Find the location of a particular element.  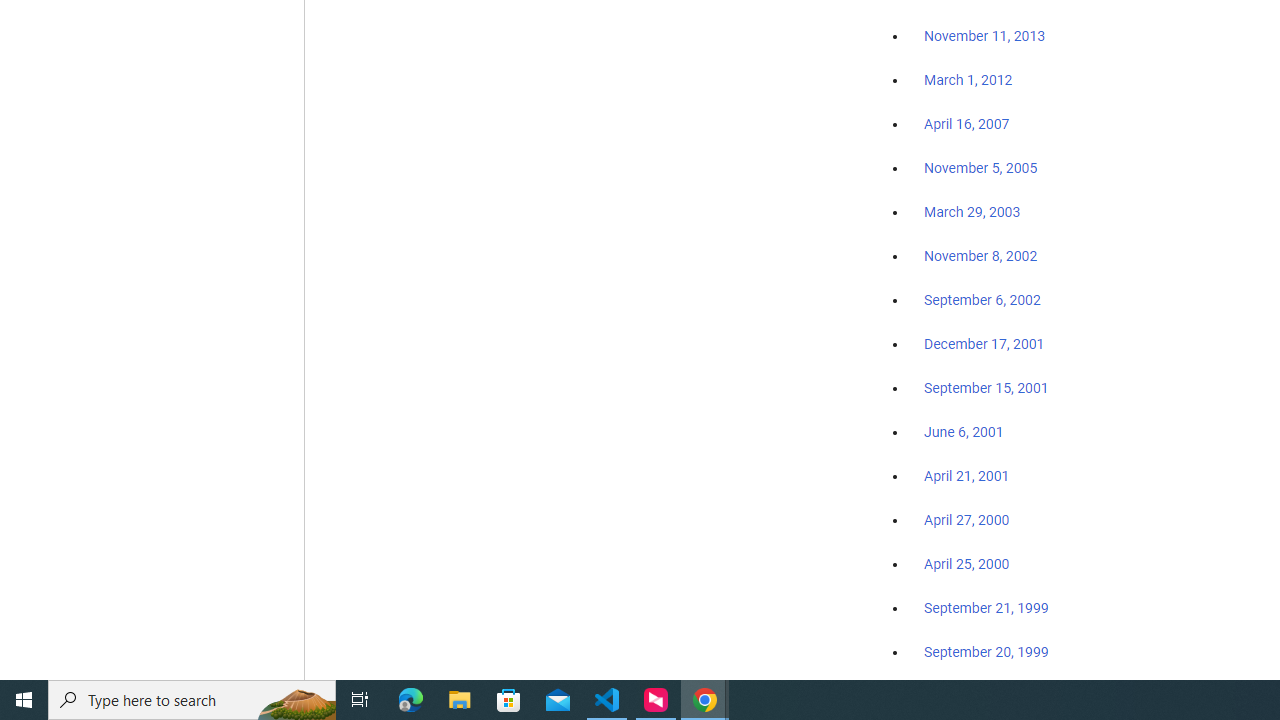

'September 21, 1999' is located at coordinates (986, 607).